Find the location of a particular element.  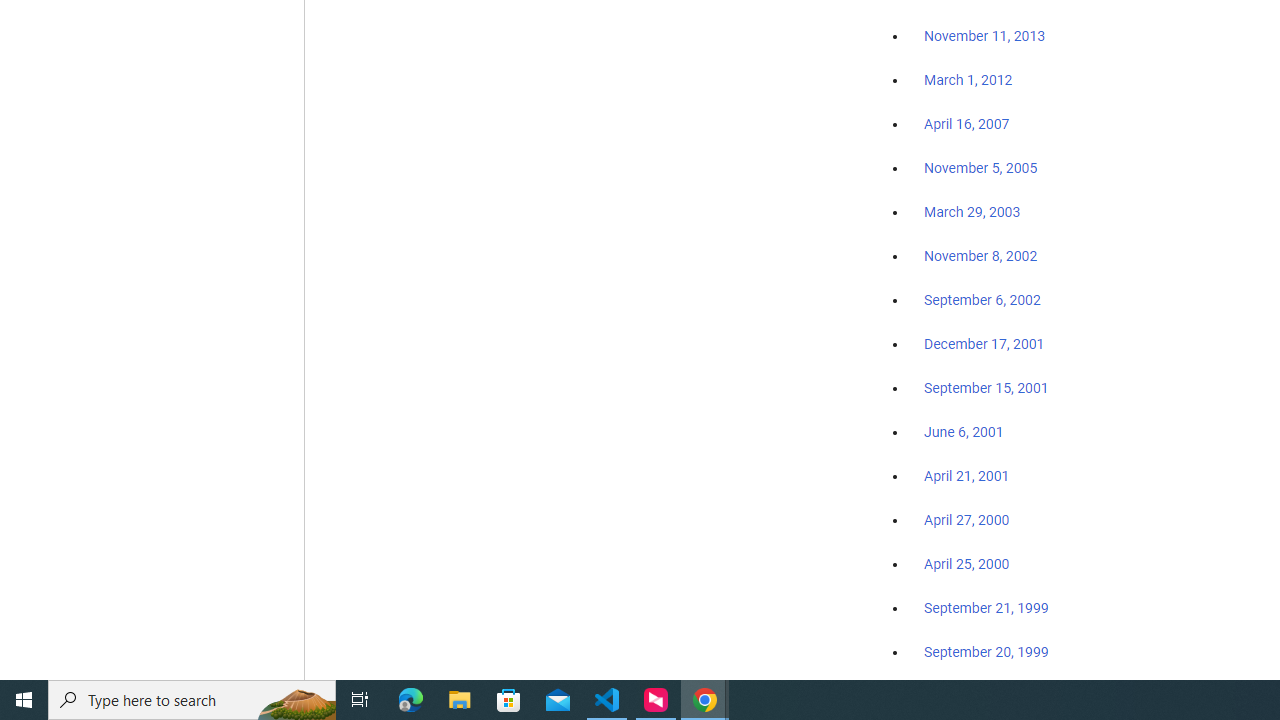

'September 21, 1999' is located at coordinates (986, 607).